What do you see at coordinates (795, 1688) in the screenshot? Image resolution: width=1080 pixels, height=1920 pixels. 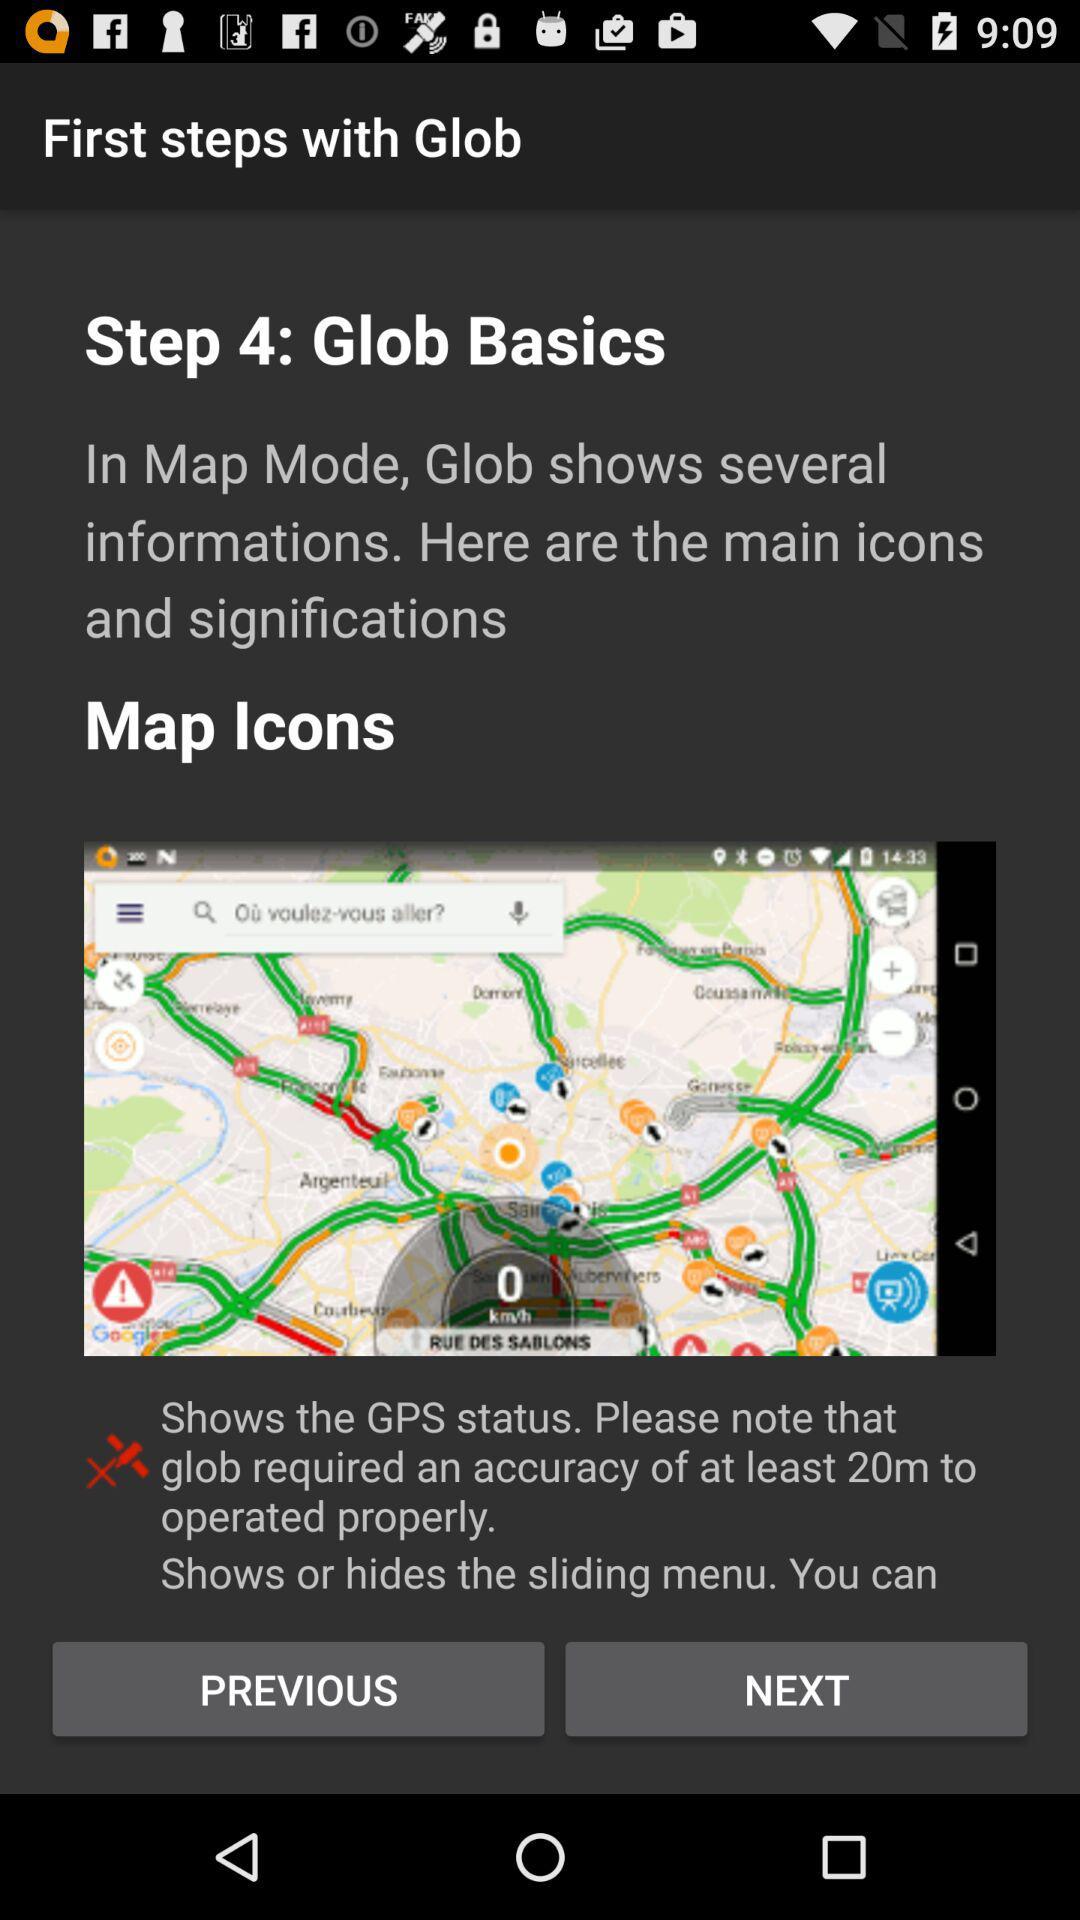 I see `next` at bounding box center [795, 1688].